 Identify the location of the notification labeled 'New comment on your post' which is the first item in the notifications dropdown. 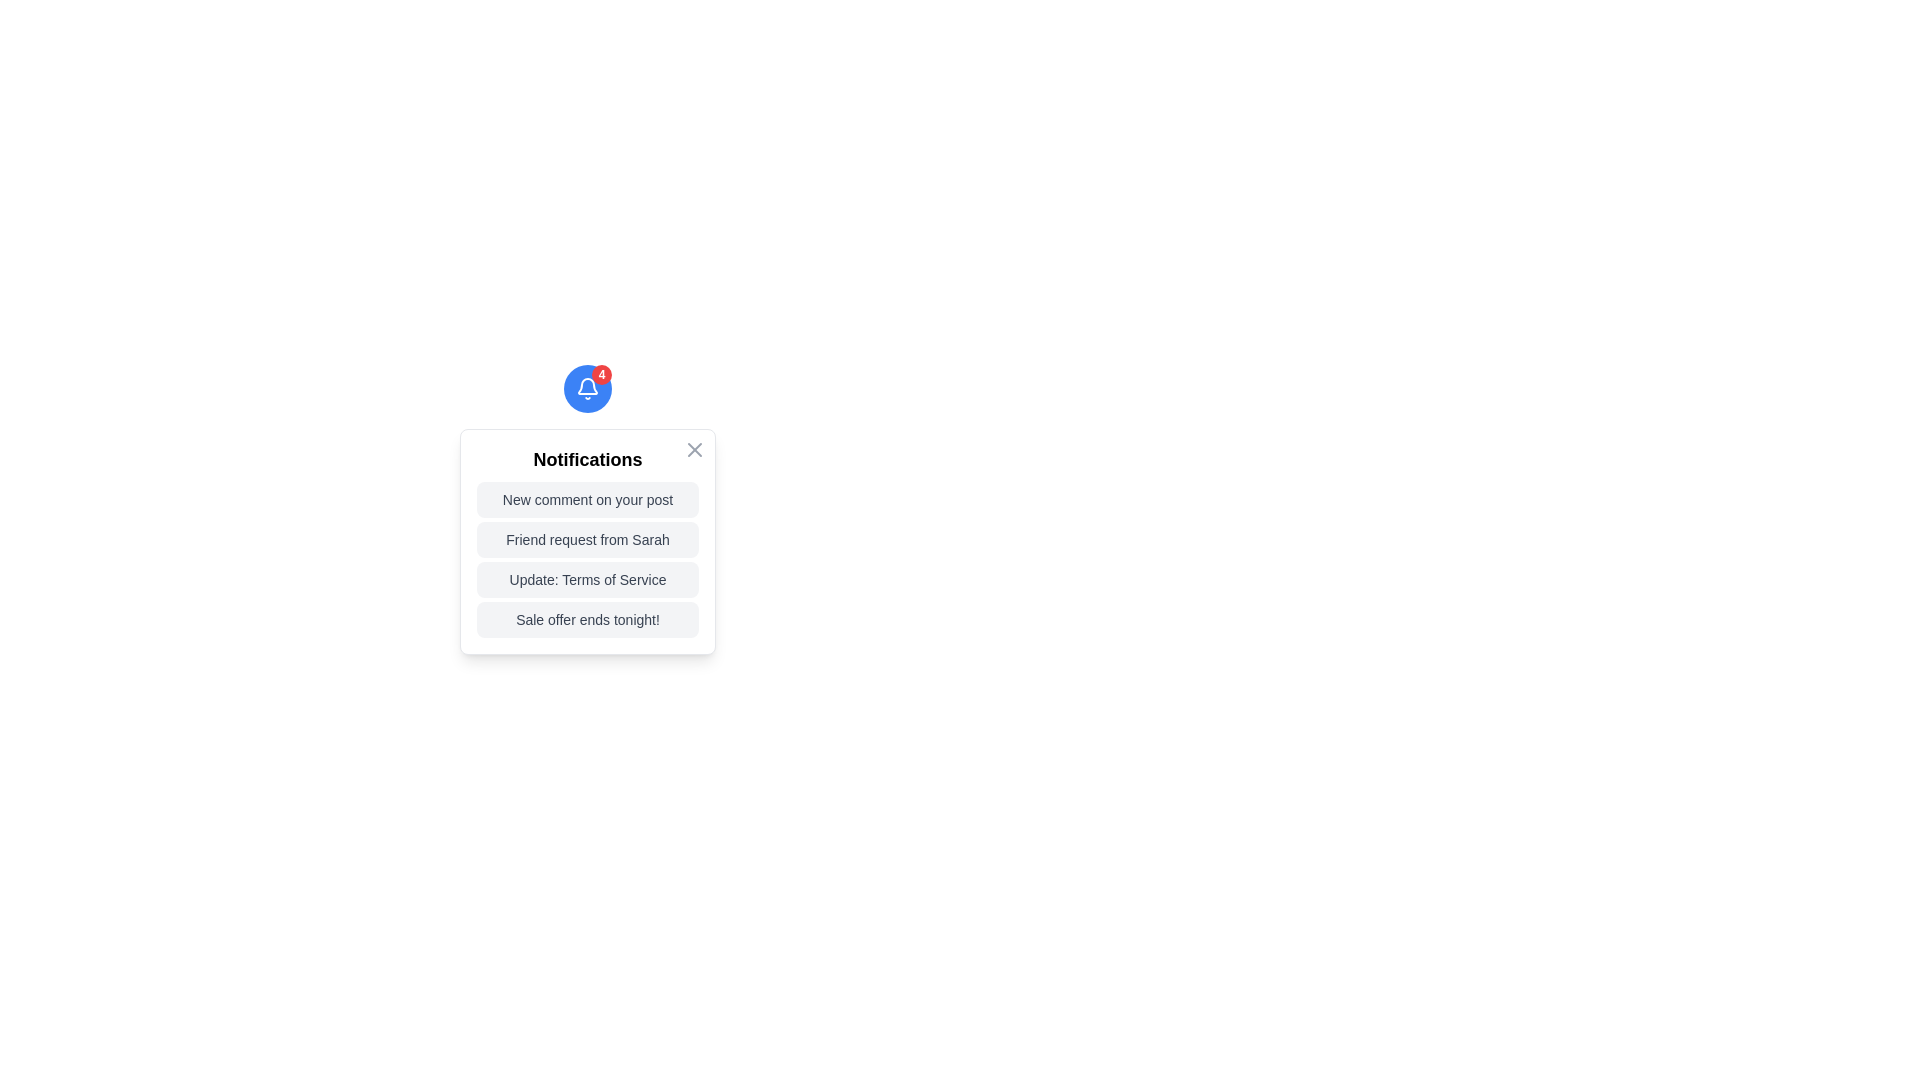
(587, 499).